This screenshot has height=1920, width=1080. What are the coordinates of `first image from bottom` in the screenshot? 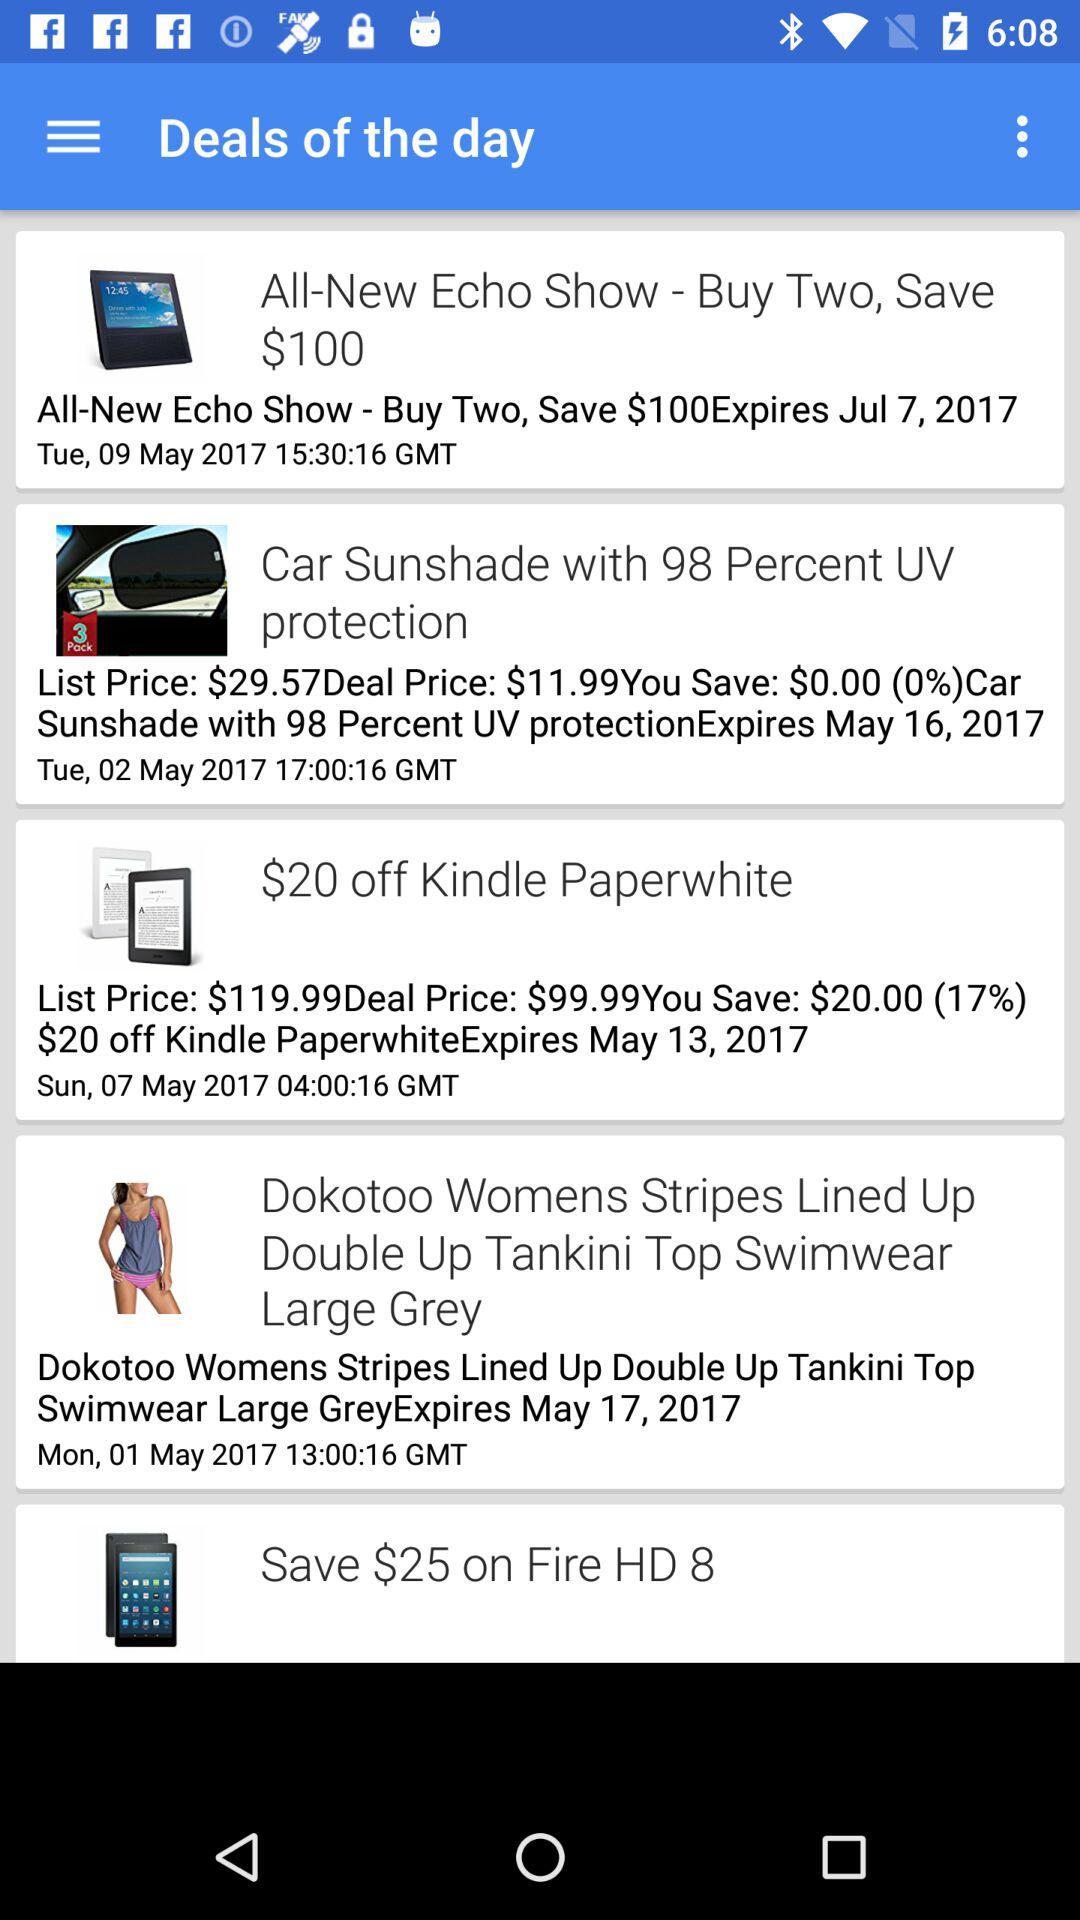 It's located at (141, 1590).